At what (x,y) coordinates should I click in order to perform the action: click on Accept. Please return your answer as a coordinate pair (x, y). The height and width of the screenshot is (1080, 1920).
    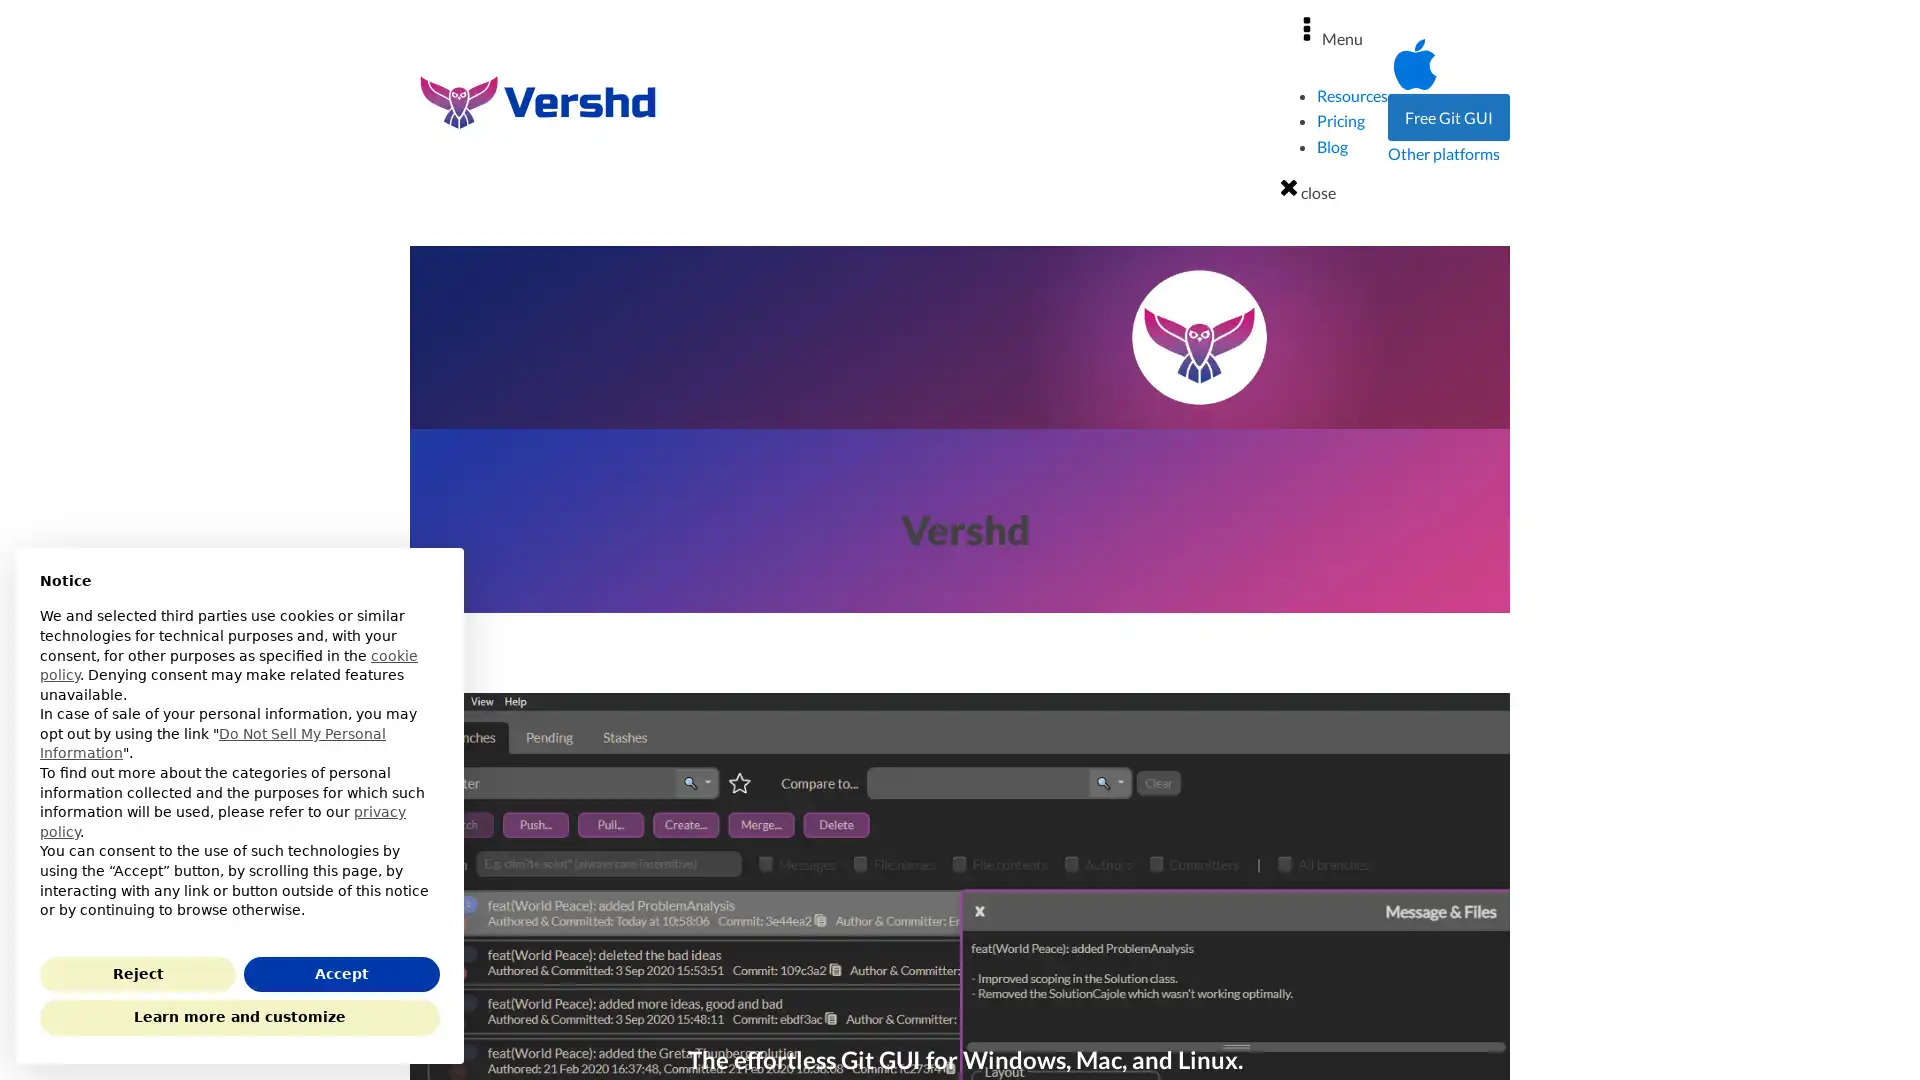
    Looking at the image, I should click on (341, 973).